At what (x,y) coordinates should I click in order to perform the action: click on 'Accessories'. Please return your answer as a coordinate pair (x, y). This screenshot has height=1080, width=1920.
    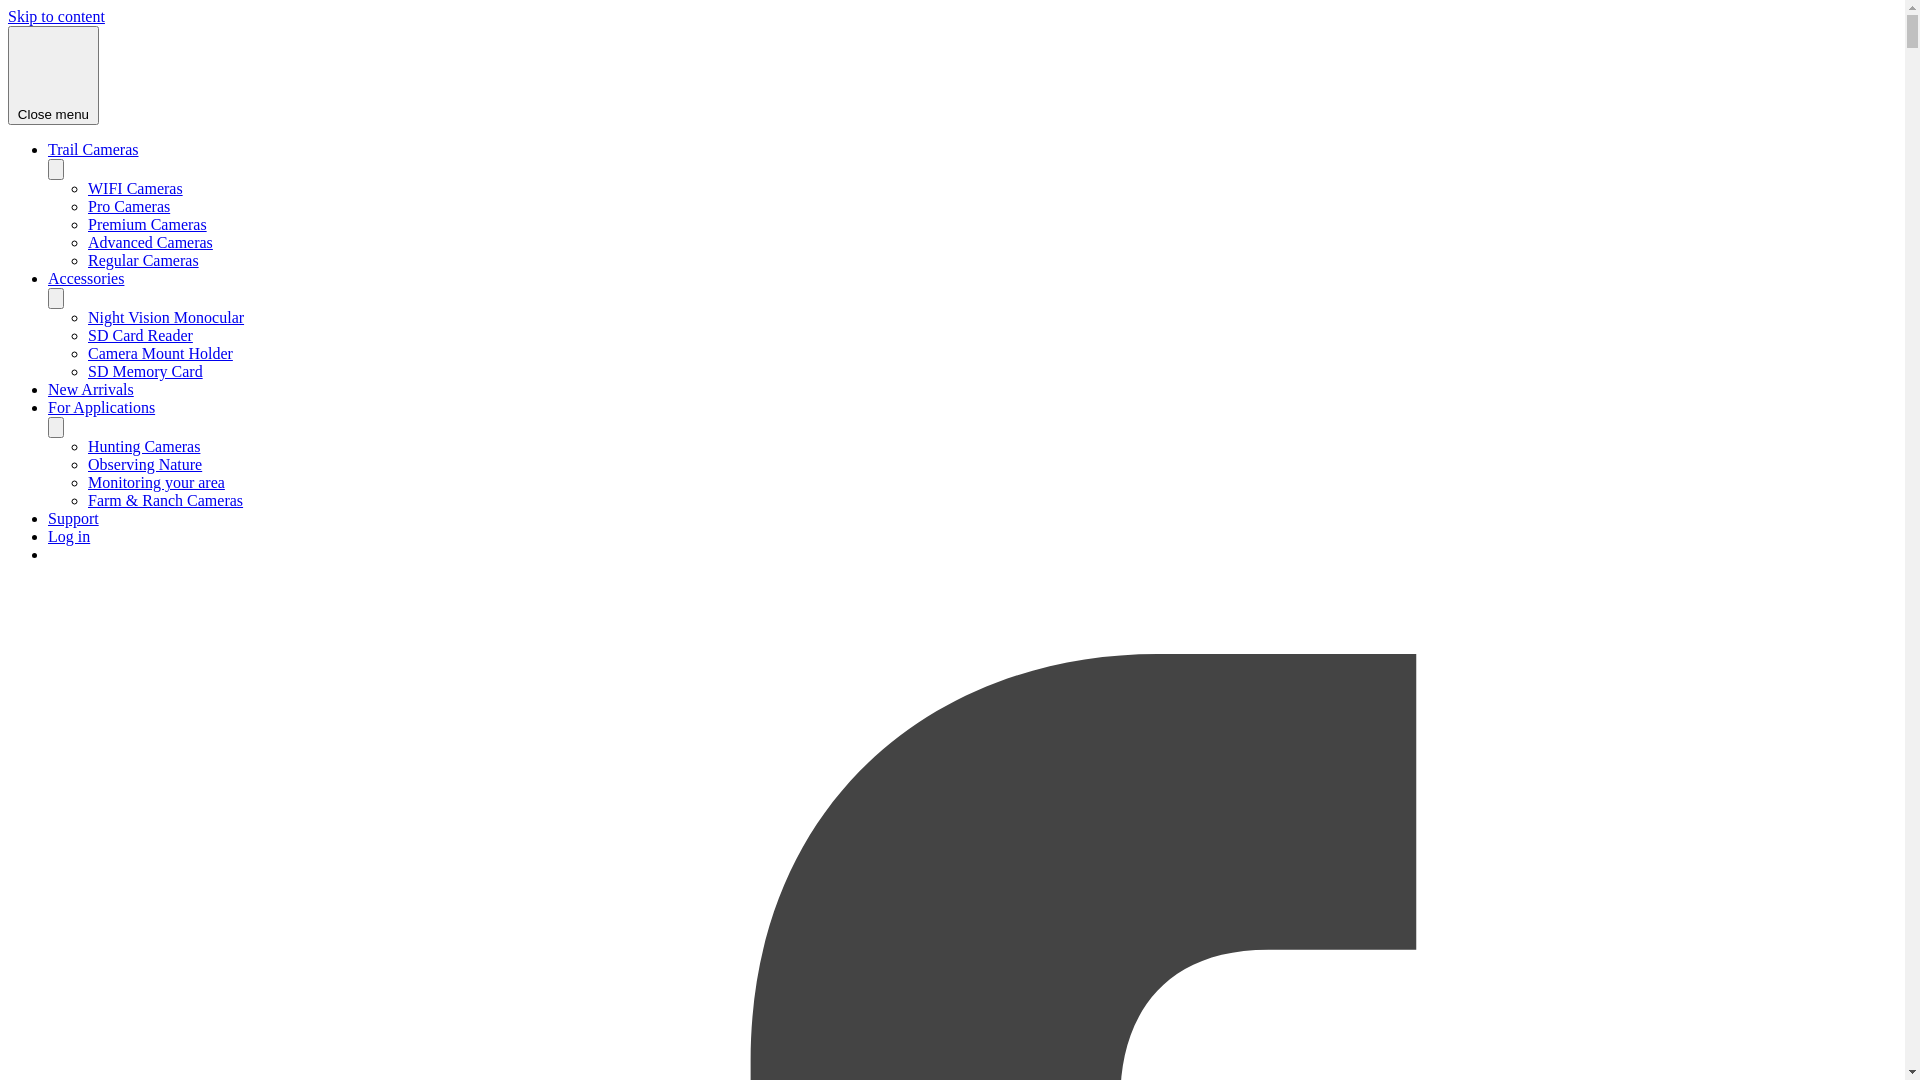
    Looking at the image, I should click on (85, 278).